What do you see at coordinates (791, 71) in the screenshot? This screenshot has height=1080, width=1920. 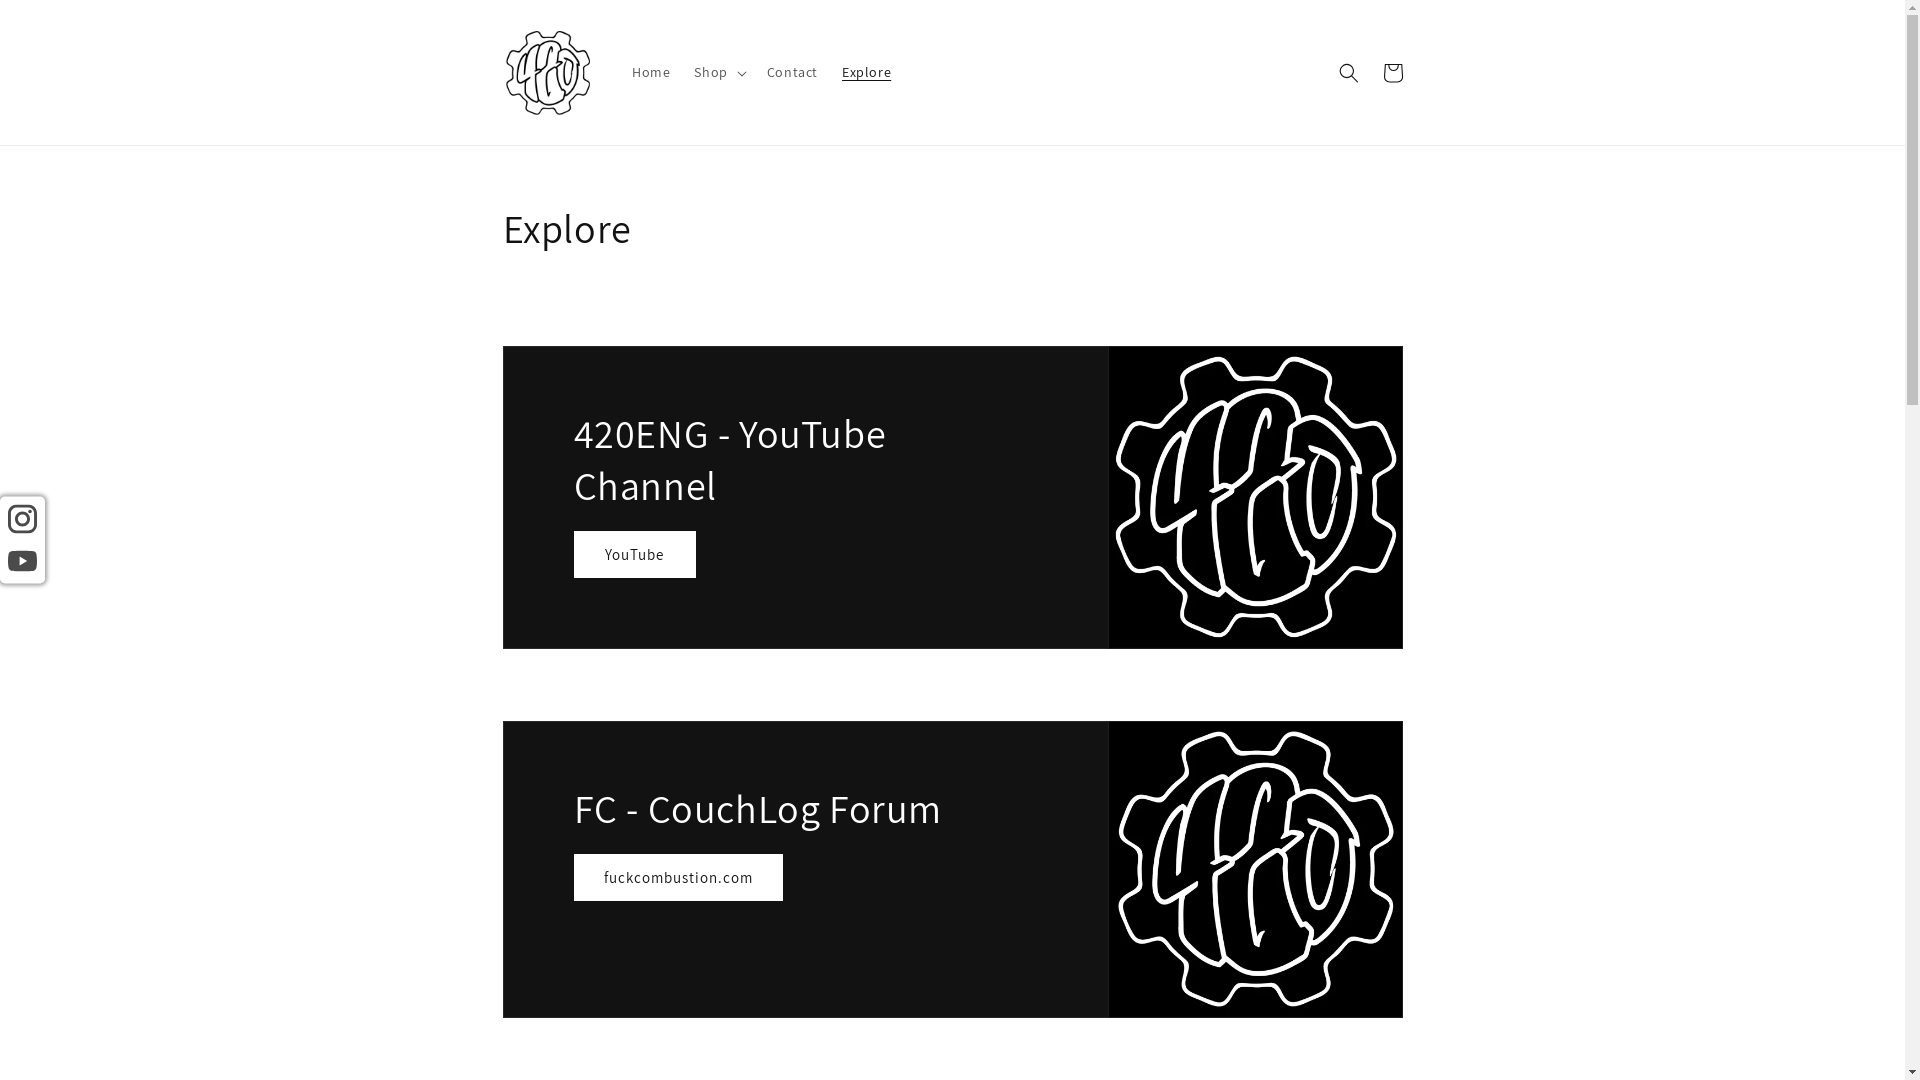 I see `'Contact'` at bounding box center [791, 71].